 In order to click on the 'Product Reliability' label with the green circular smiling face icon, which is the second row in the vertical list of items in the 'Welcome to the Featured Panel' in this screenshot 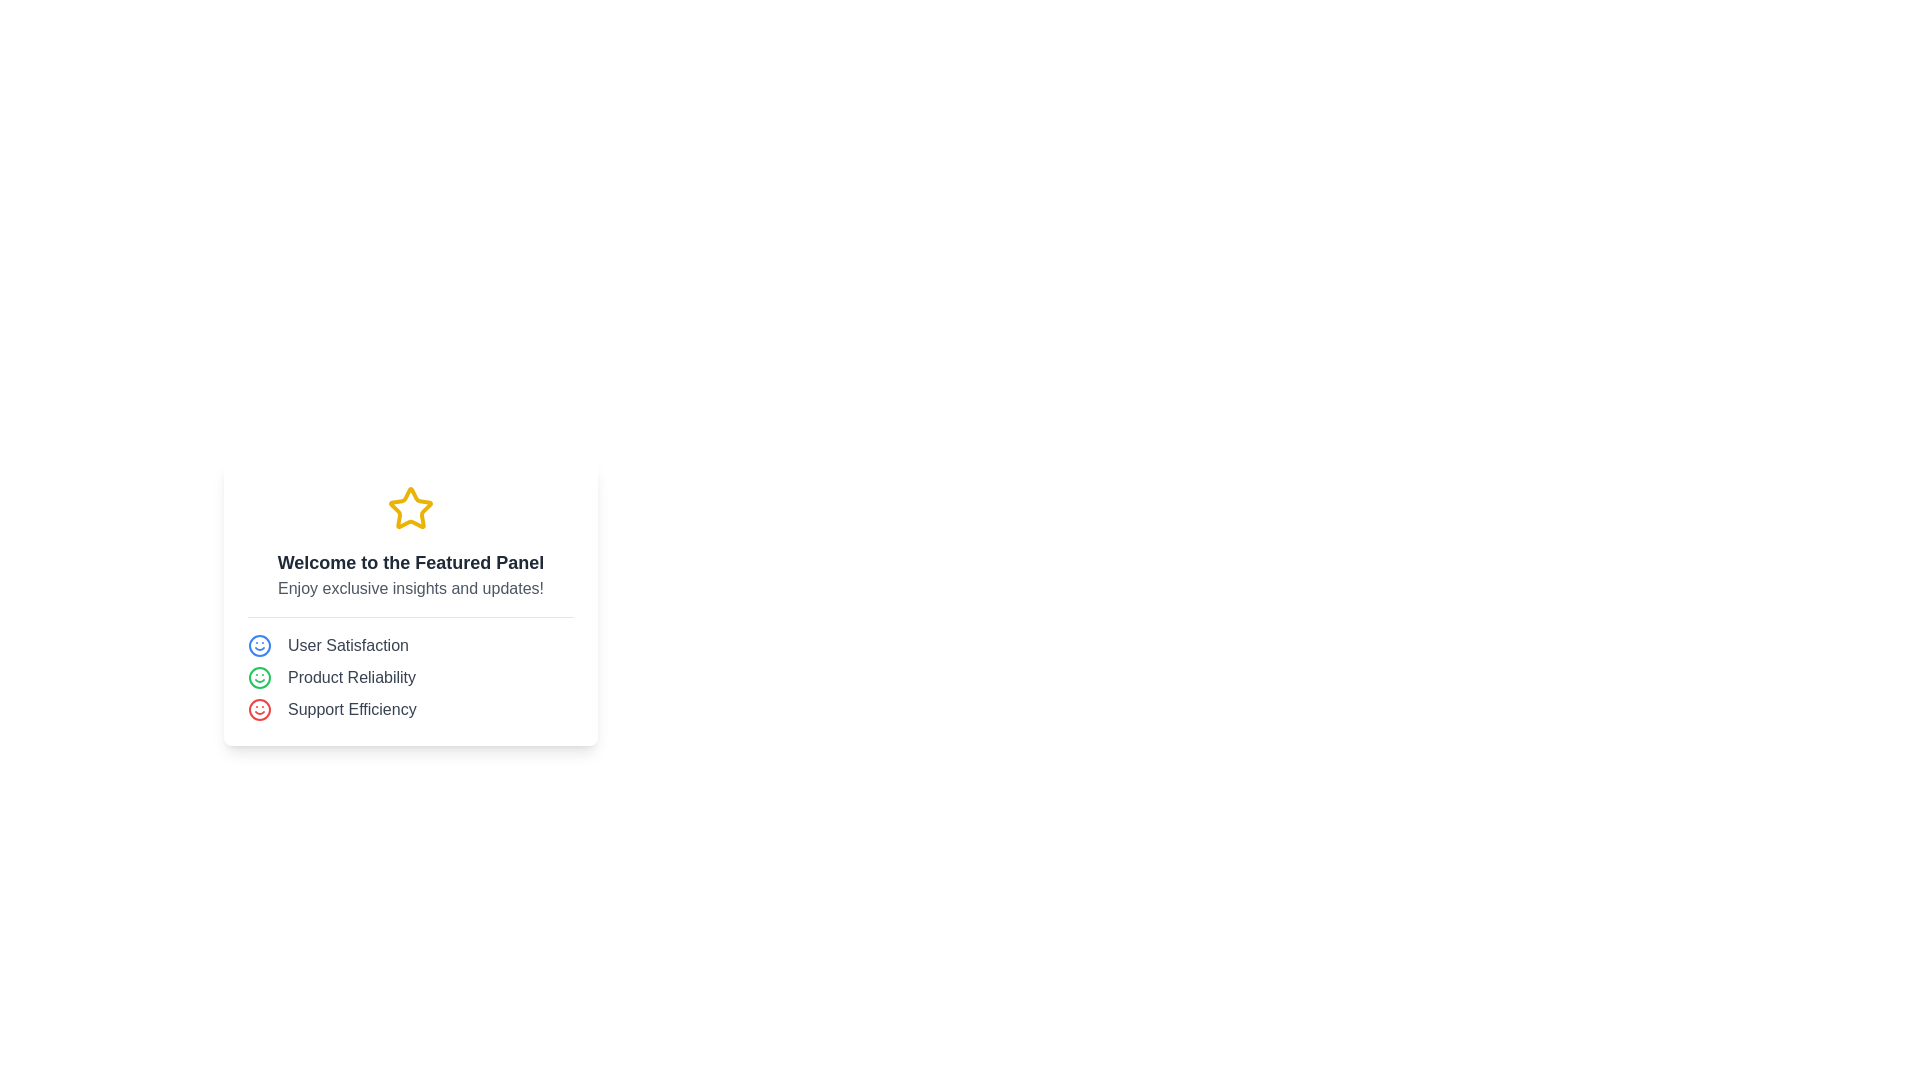, I will do `click(410, 676)`.